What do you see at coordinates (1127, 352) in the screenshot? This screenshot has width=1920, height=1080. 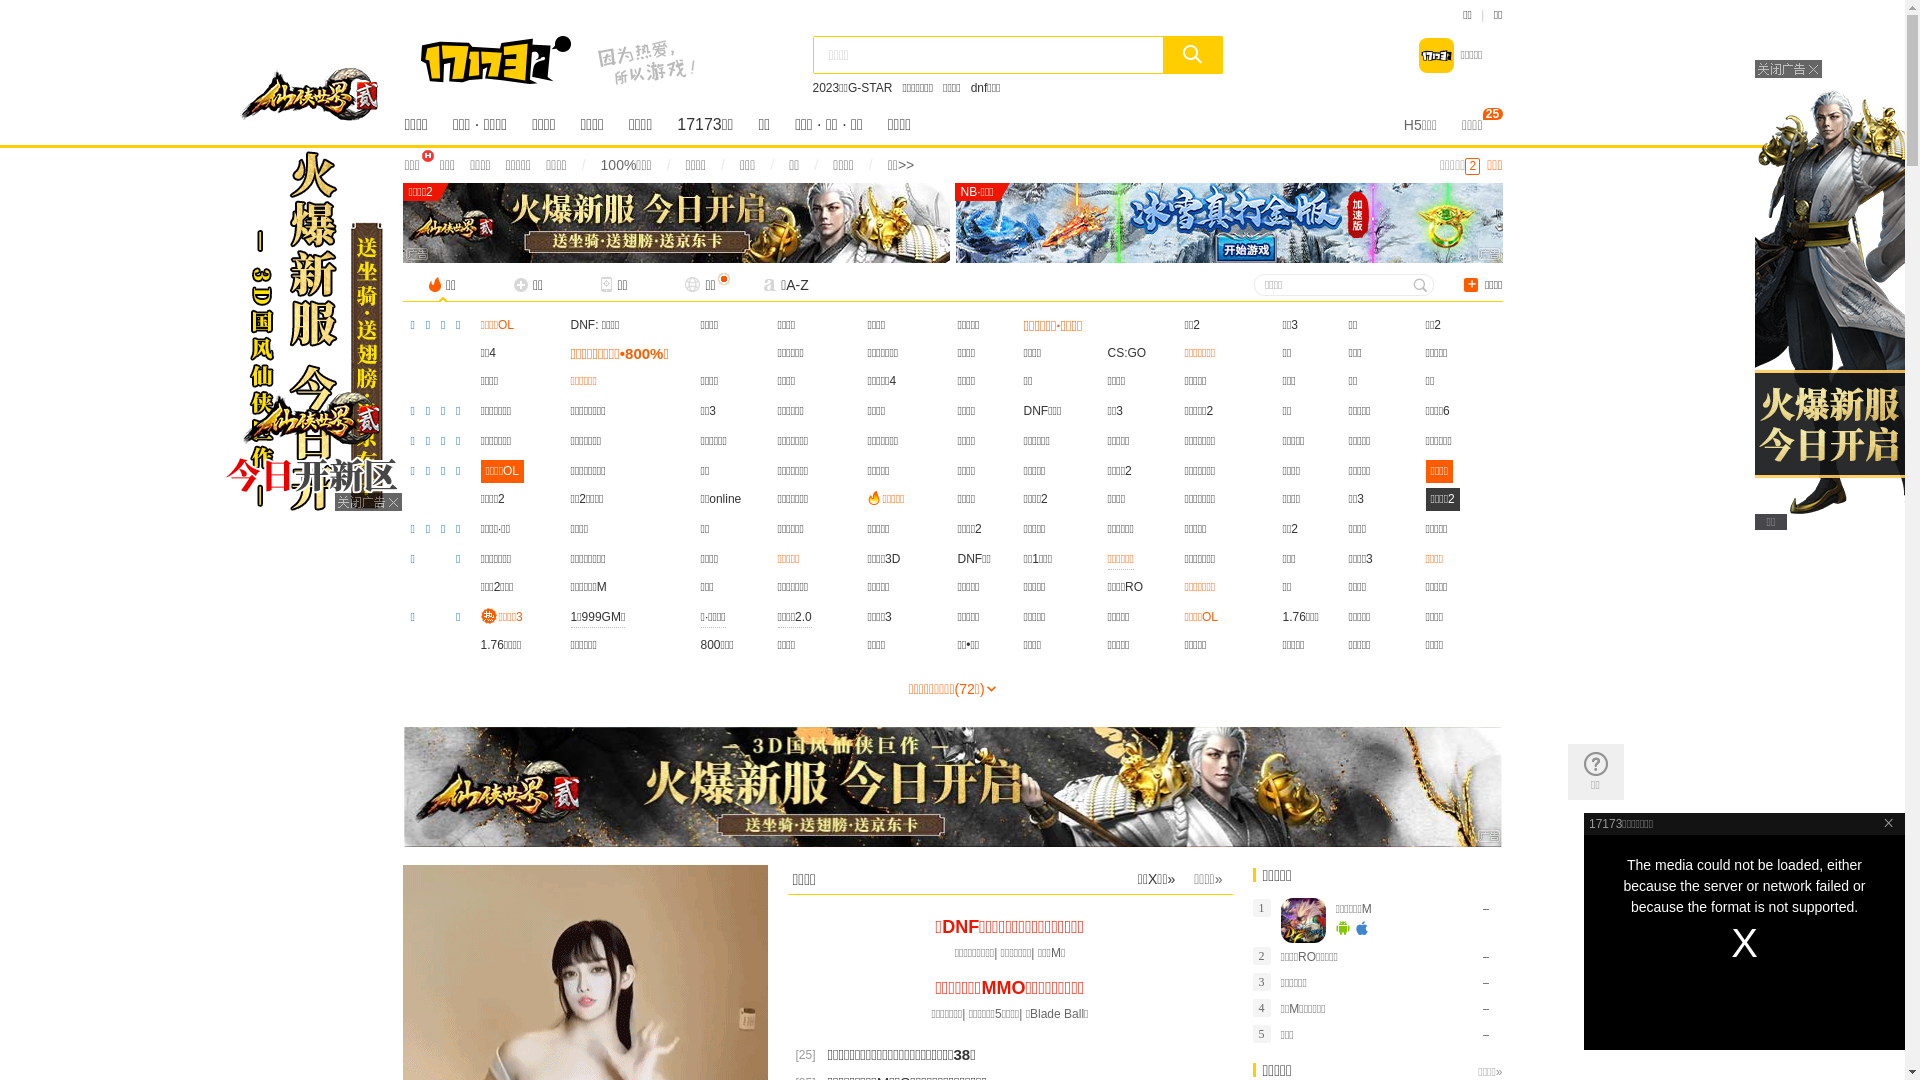 I see `'CS:GO'` at bounding box center [1127, 352].